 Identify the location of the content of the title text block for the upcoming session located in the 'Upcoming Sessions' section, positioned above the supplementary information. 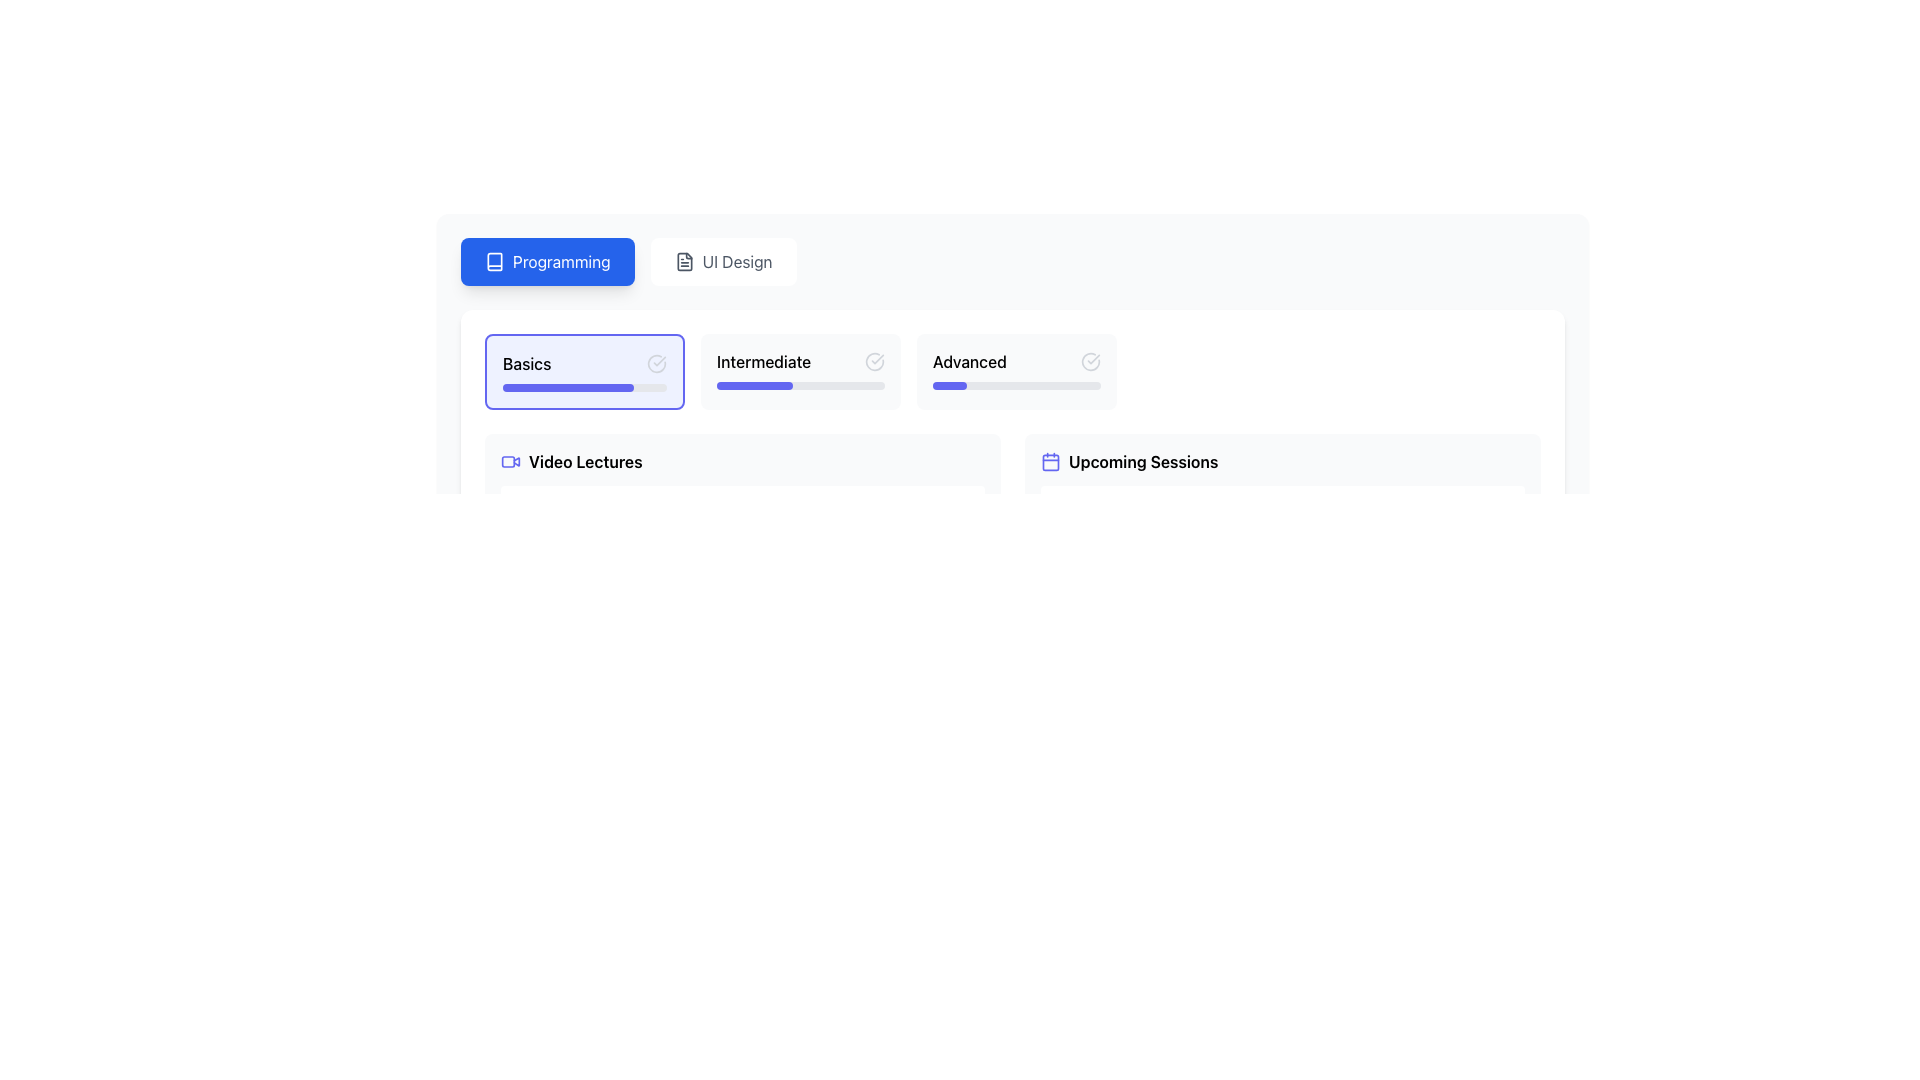
(1148, 508).